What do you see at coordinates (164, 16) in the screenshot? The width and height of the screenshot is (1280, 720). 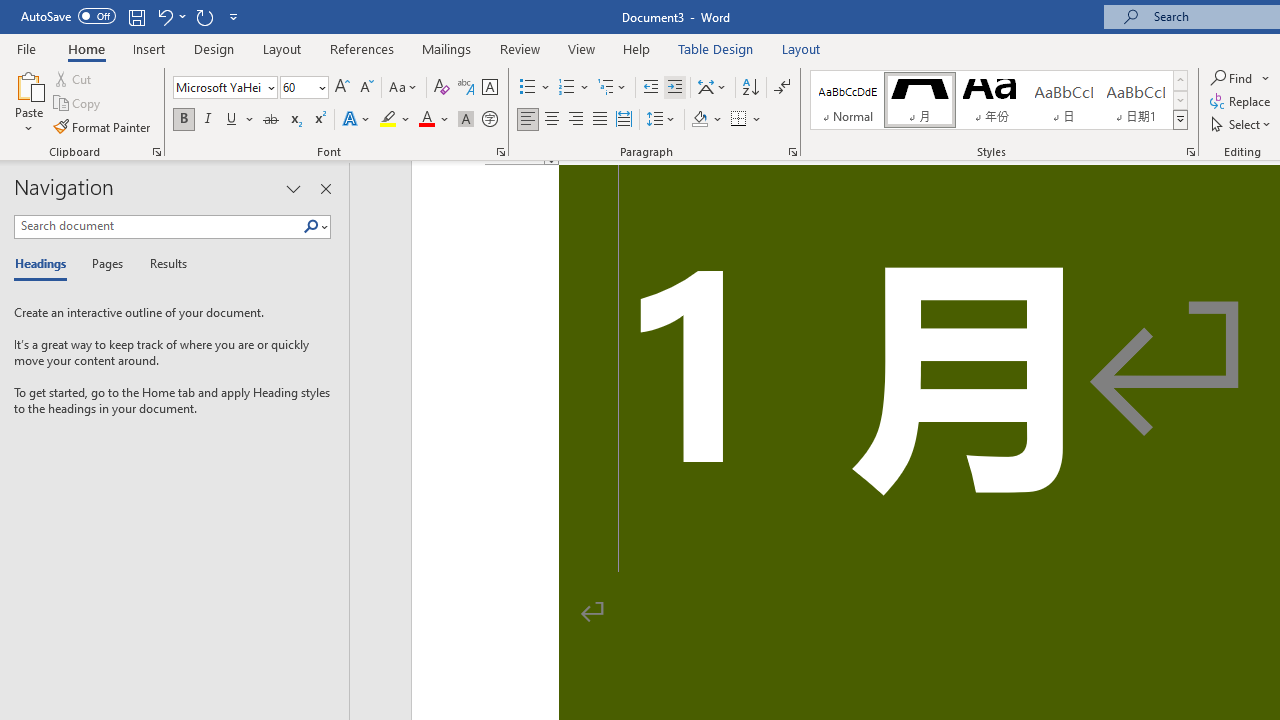 I see `'Undo Increase Indent'` at bounding box center [164, 16].